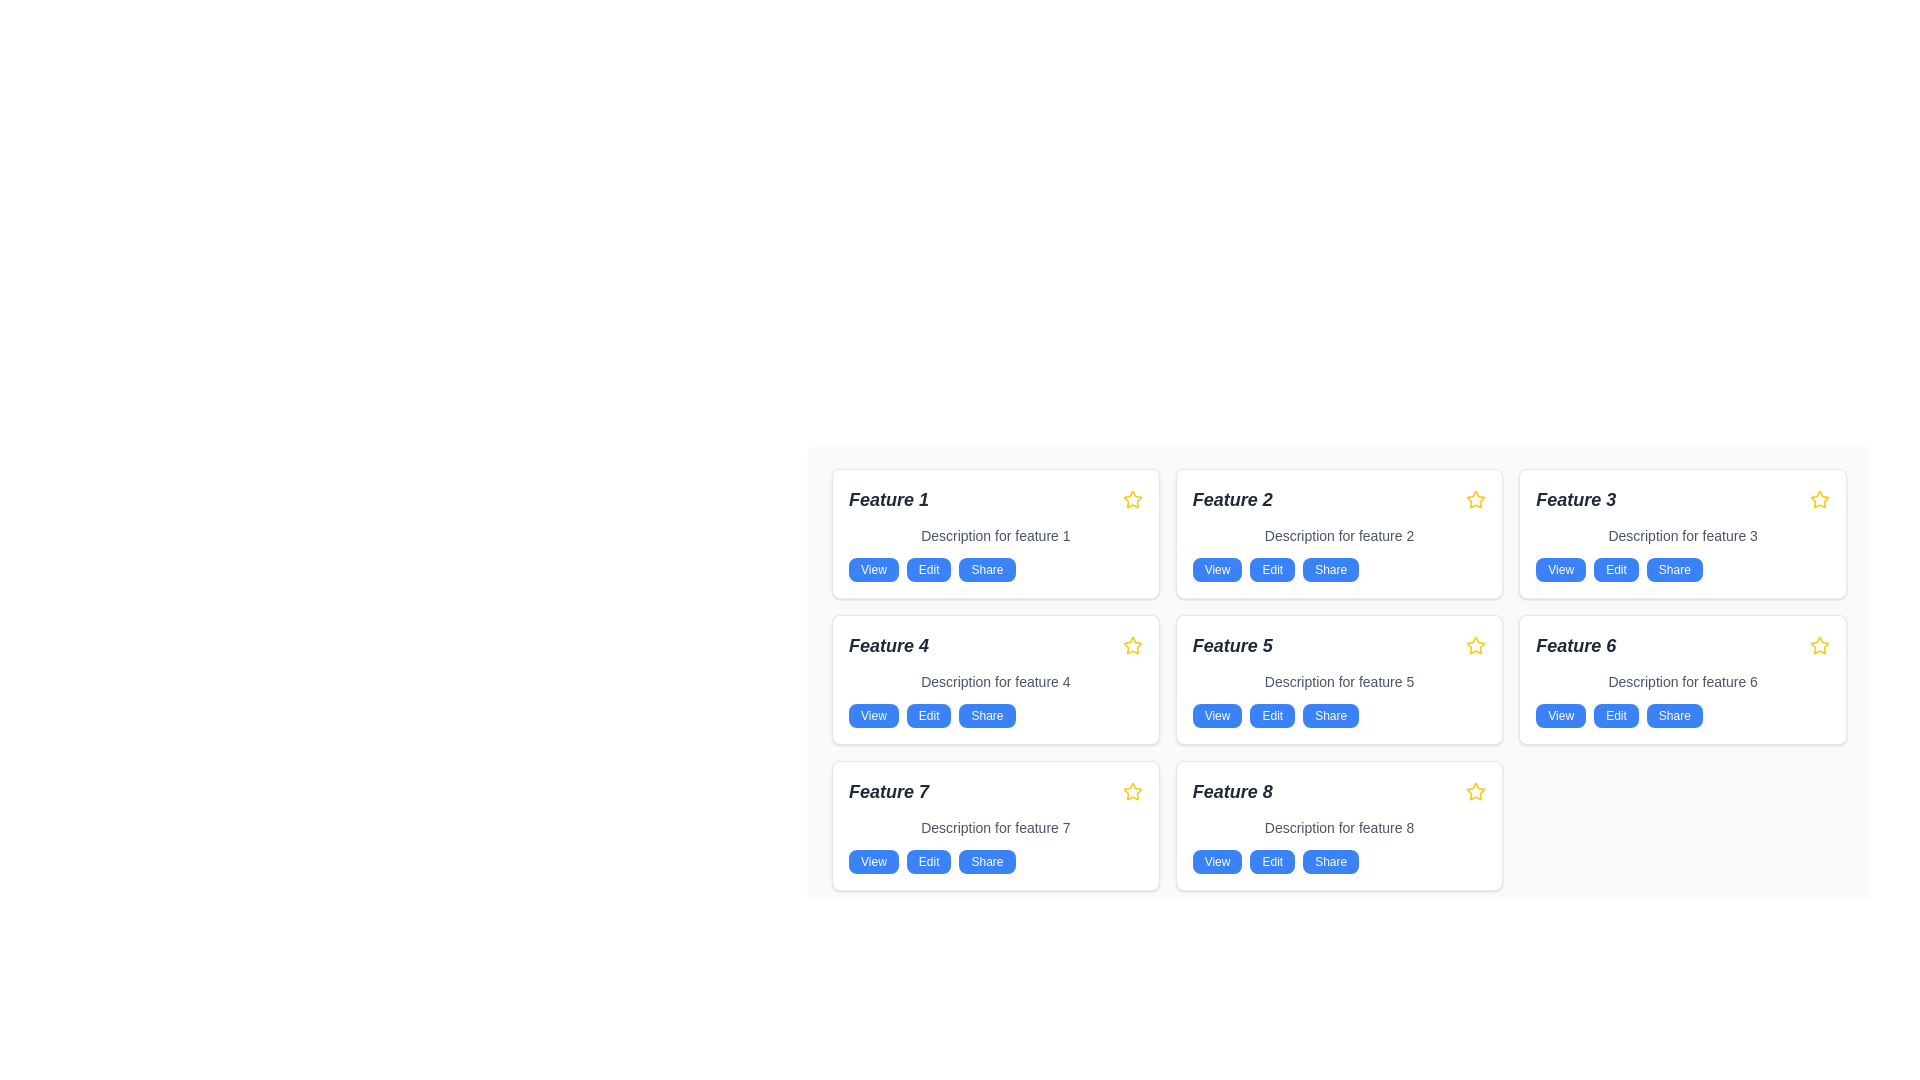  I want to click on the star icon that serves as a favorite or rating indicator for the 'Feature 3' card located in the first row, third column of the grid, so click(1819, 498).